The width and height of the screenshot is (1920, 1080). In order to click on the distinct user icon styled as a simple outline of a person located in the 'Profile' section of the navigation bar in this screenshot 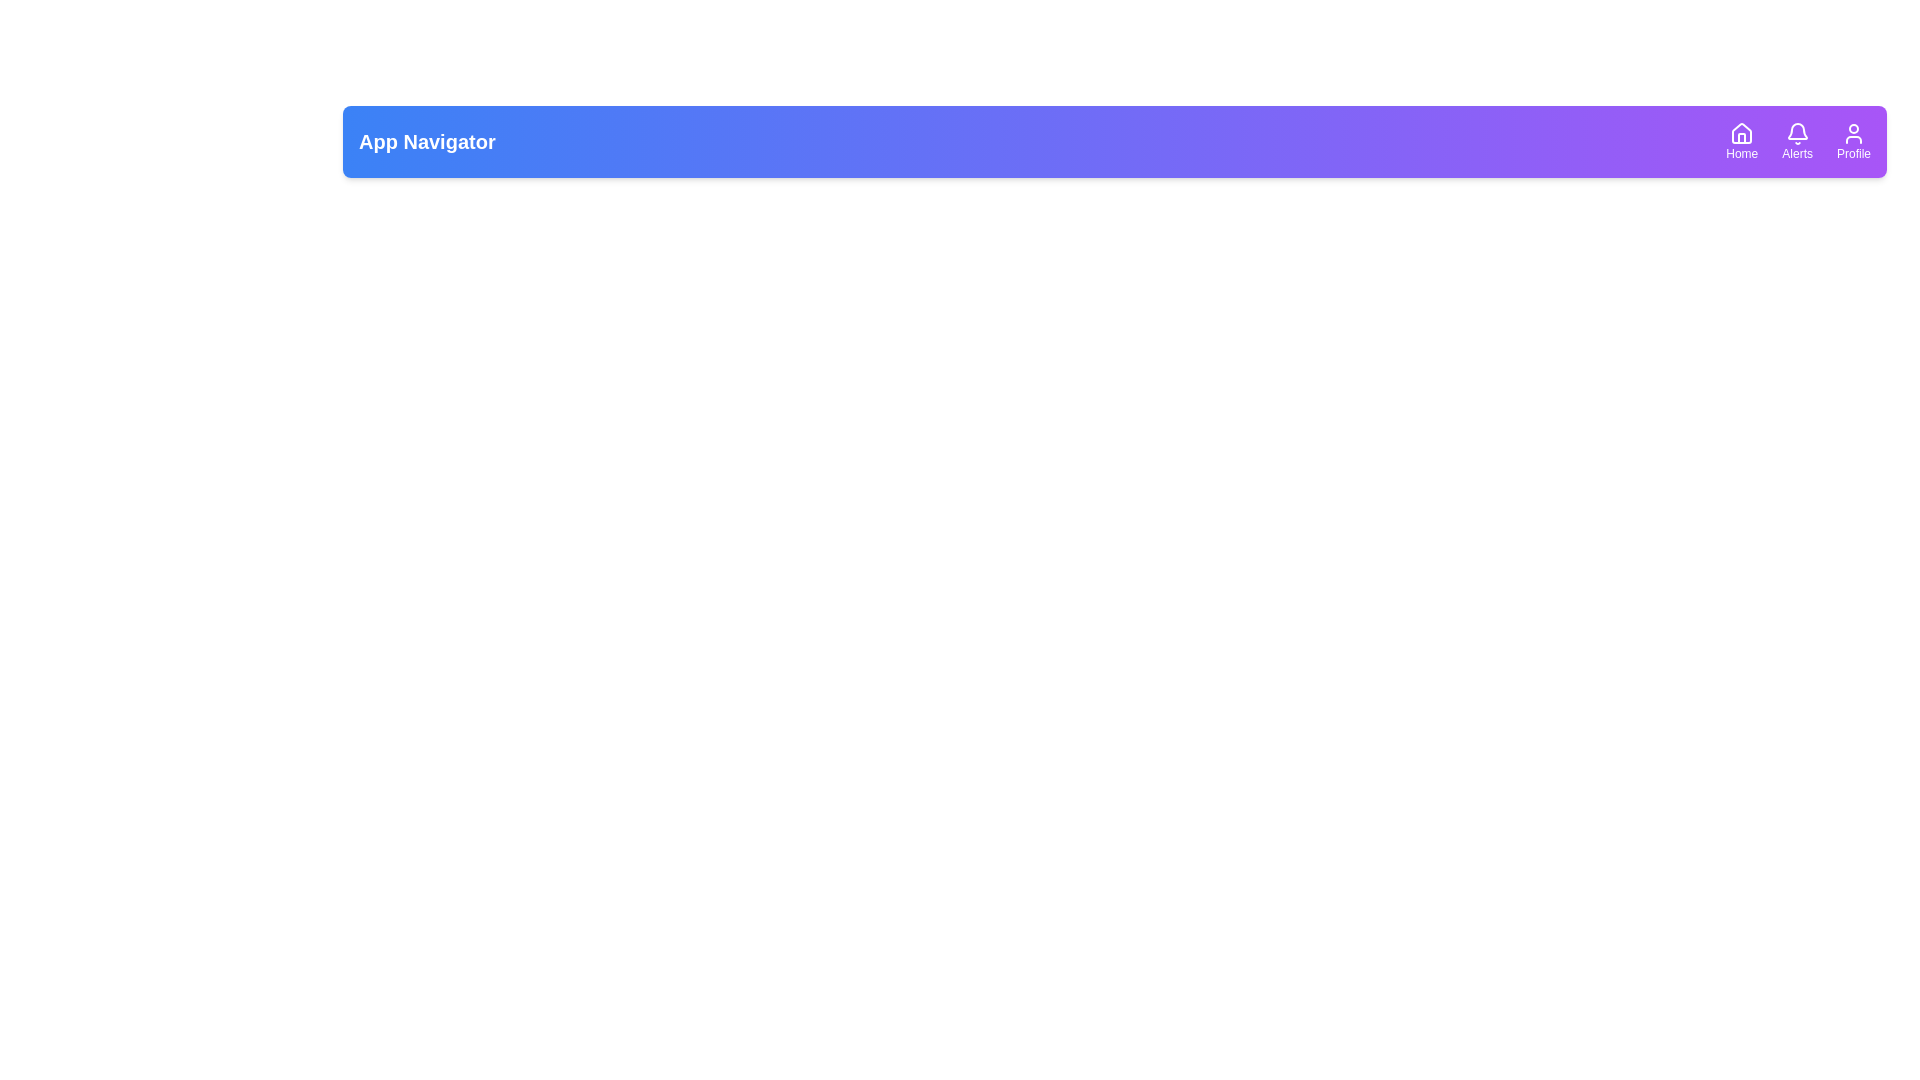, I will do `click(1852, 134)`.